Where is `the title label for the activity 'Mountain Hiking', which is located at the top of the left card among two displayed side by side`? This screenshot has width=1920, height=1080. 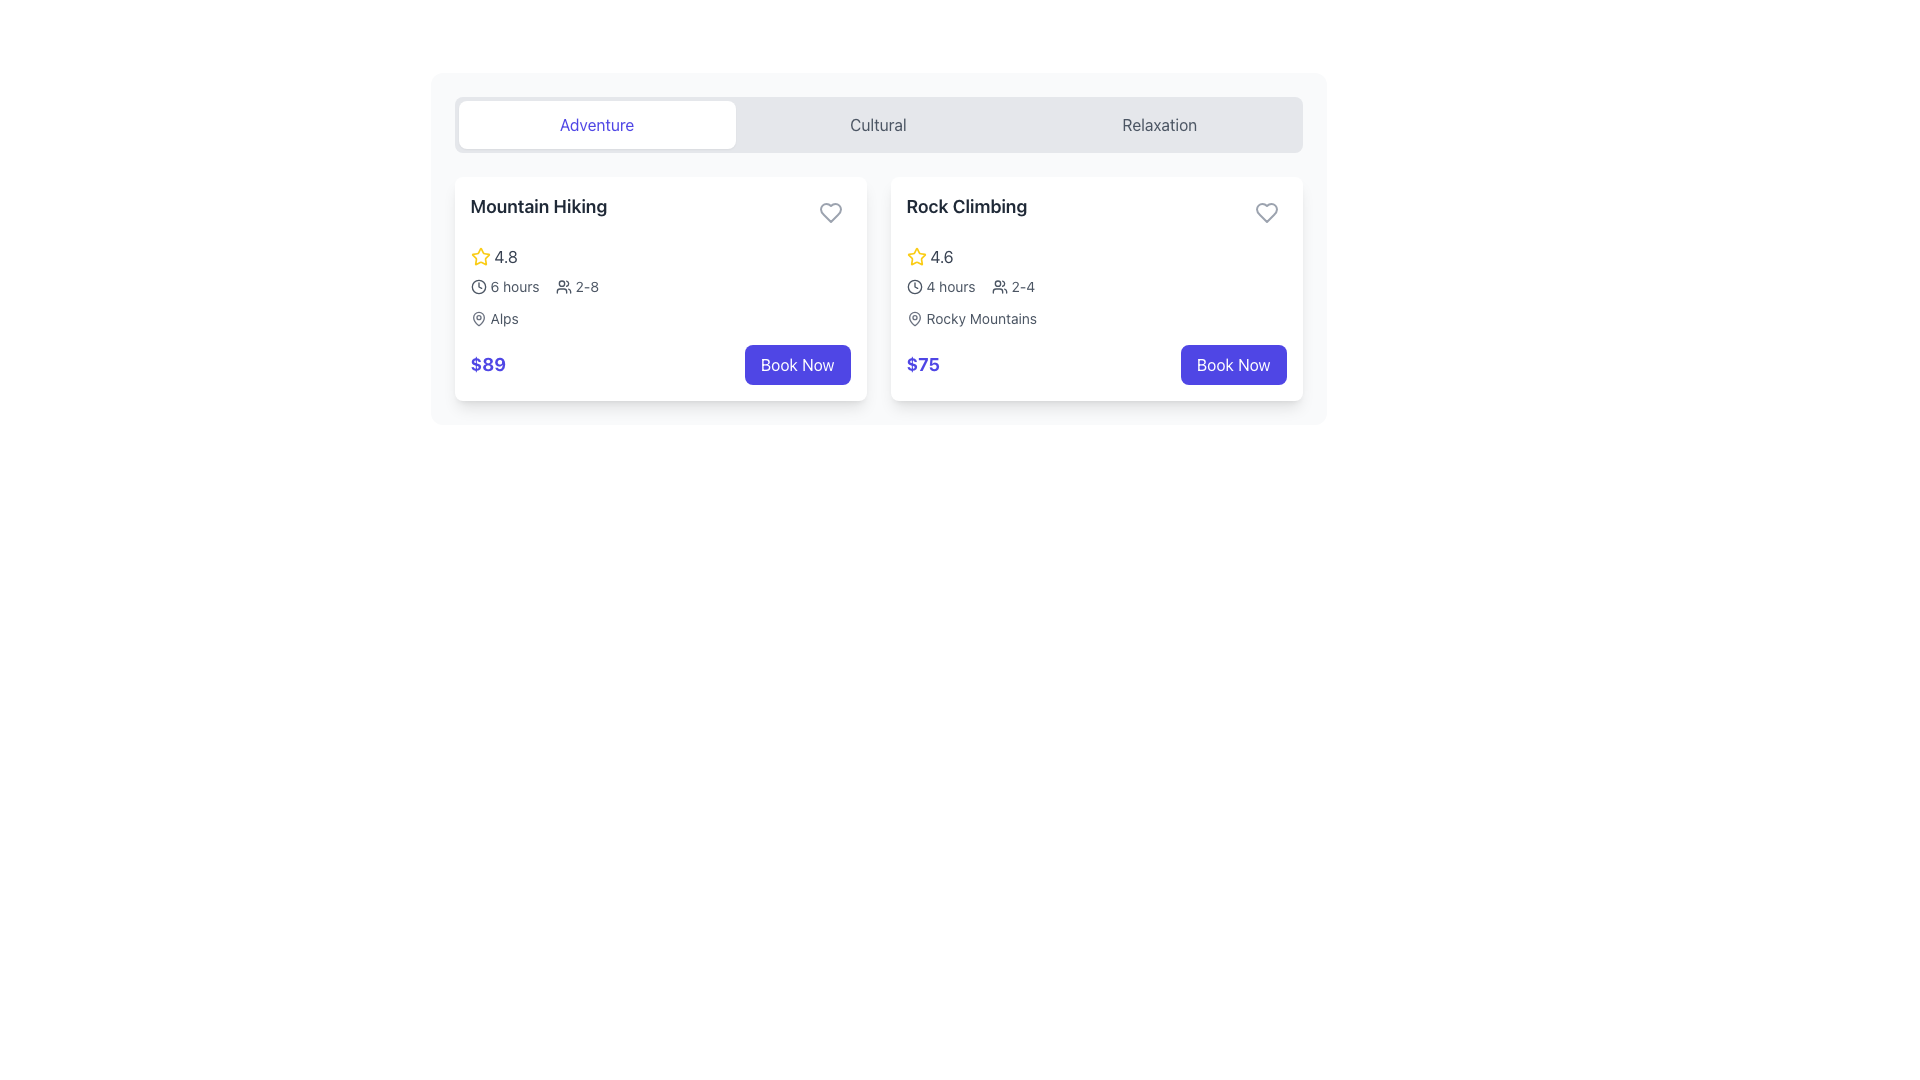 the title label for the activity 'Mountain Hiking', which is located at the top of the left card among two displayed side by side is located at coordinates (538, 207).